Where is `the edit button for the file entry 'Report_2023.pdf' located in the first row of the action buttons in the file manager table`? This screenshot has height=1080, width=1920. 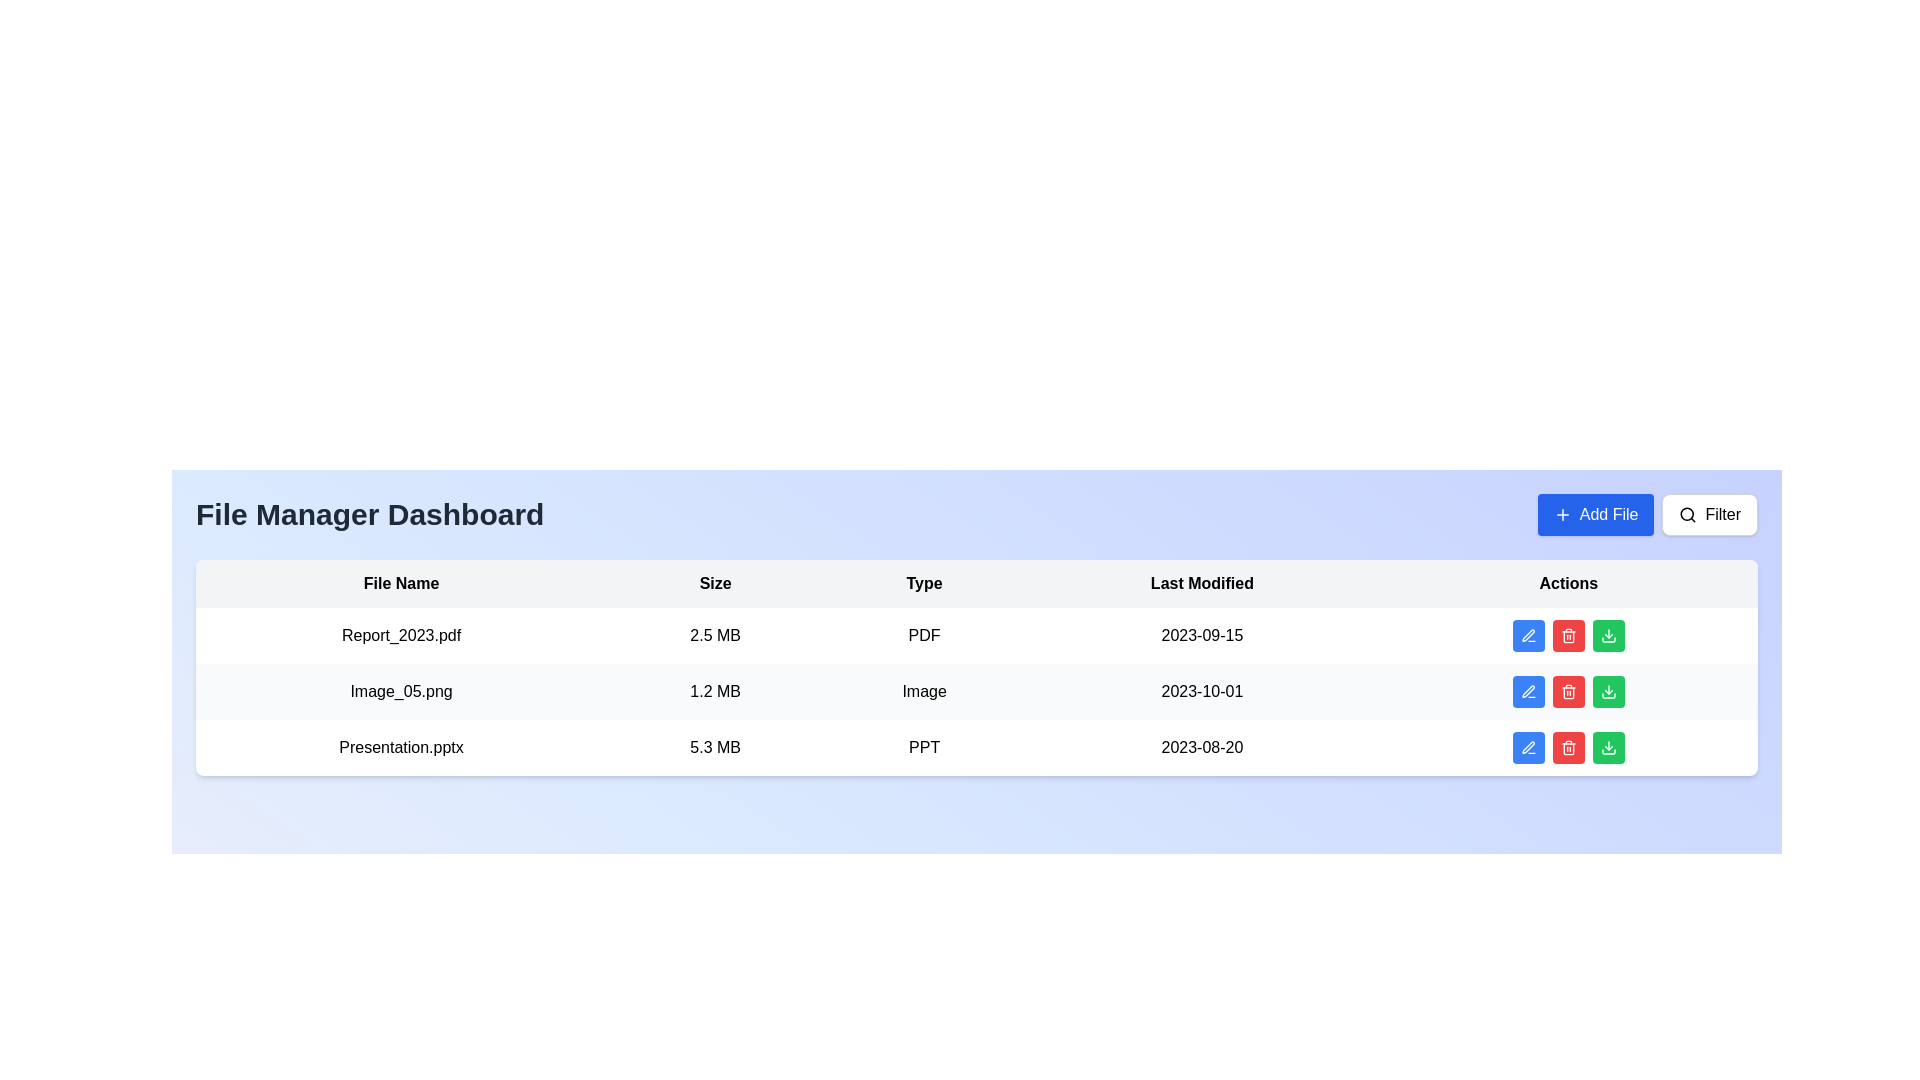 the edit button for the file entry 'Report_2023.pdf' located in the first row of the action buttons in the file manager table is located at coordinates (1527, 636).